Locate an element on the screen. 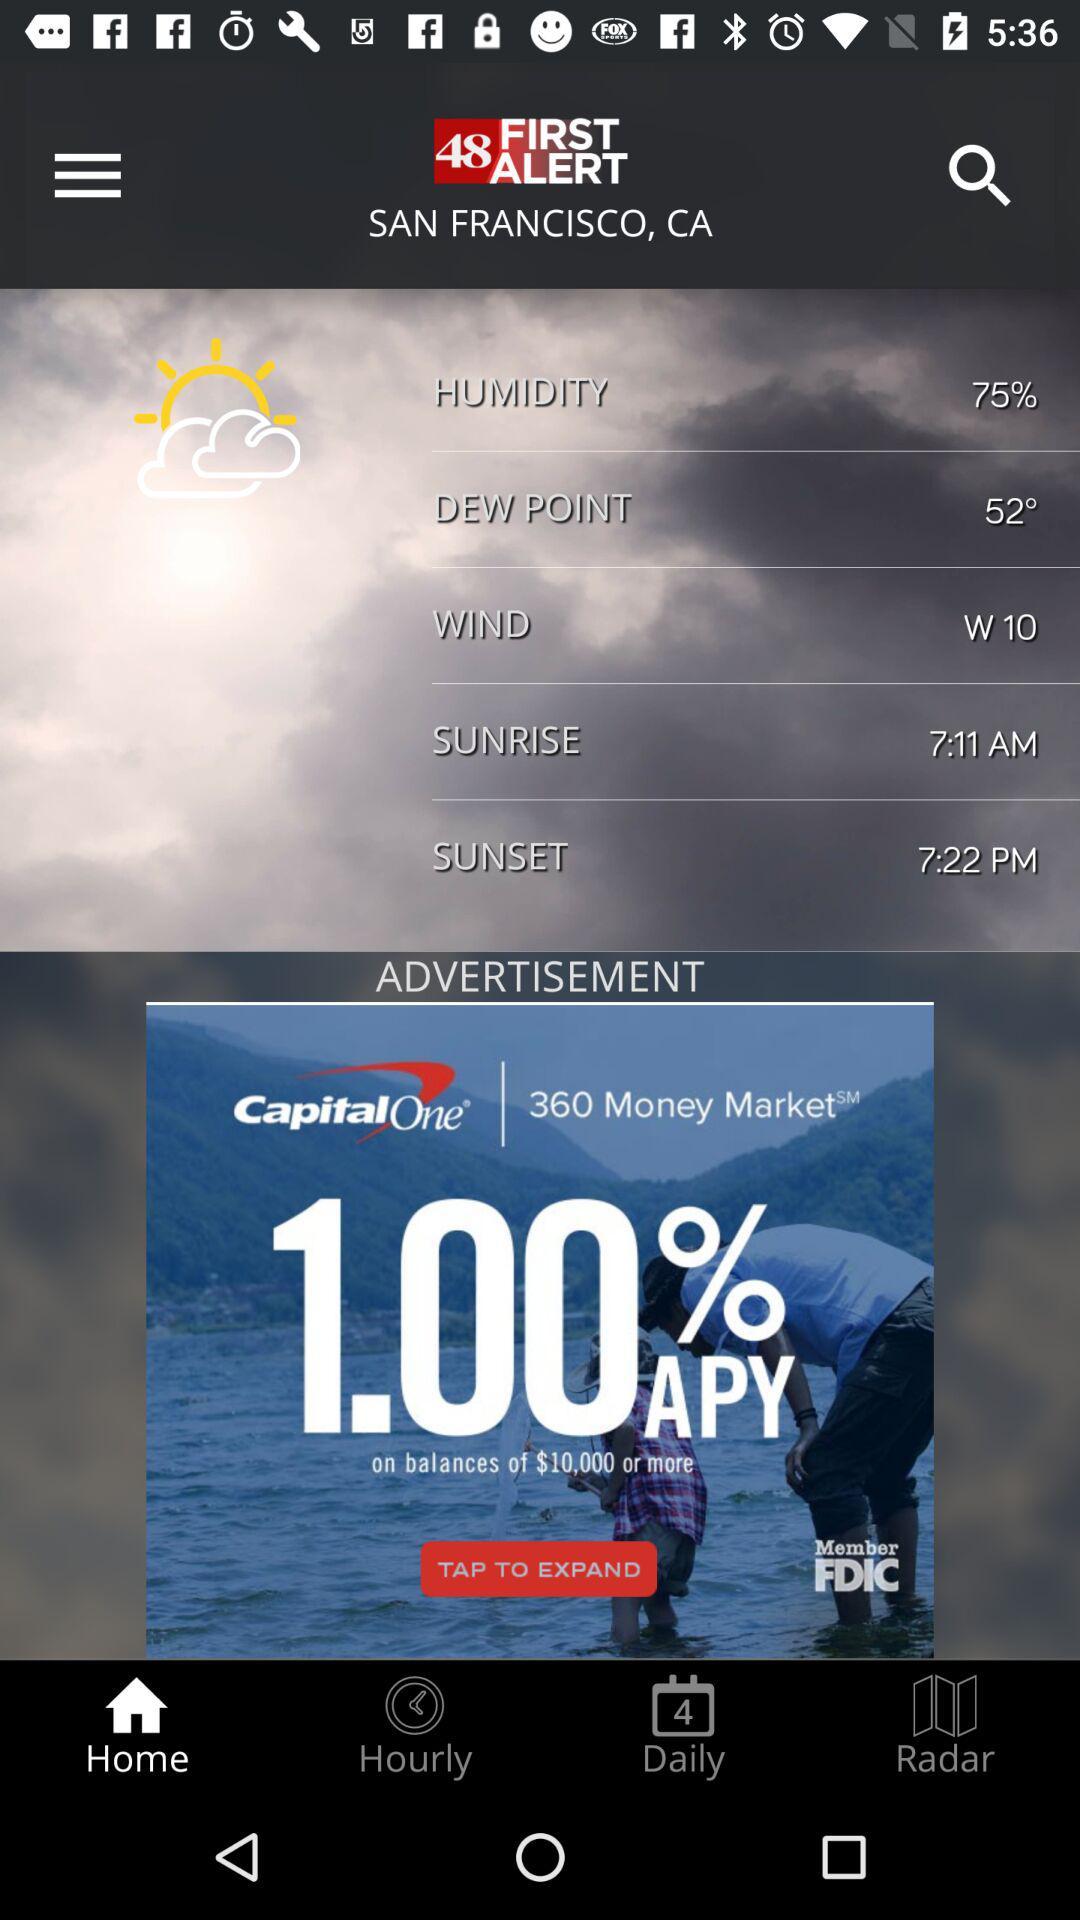  radio button to the left of hourly is located at coordinates (135, 1726).